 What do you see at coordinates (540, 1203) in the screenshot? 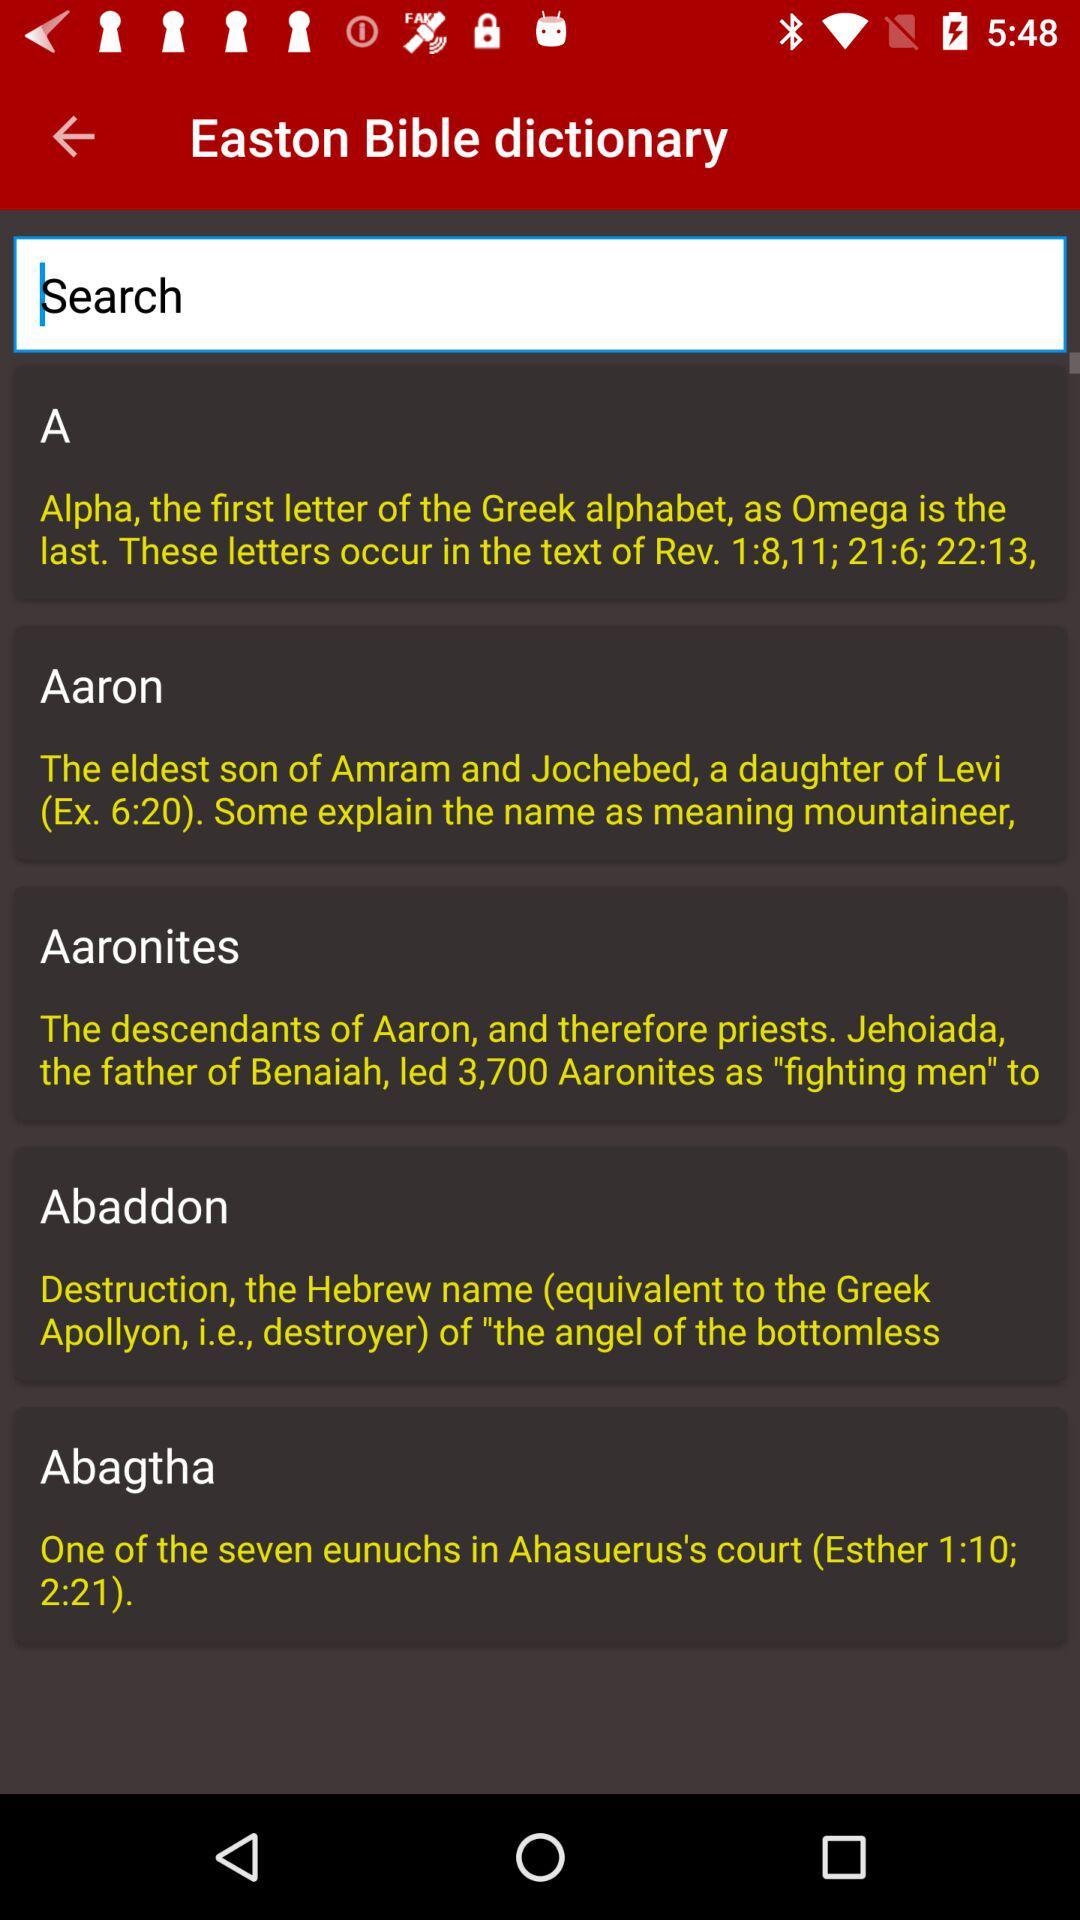
I see `the icon below the the descendants of` at bounding box center [540, 1203].